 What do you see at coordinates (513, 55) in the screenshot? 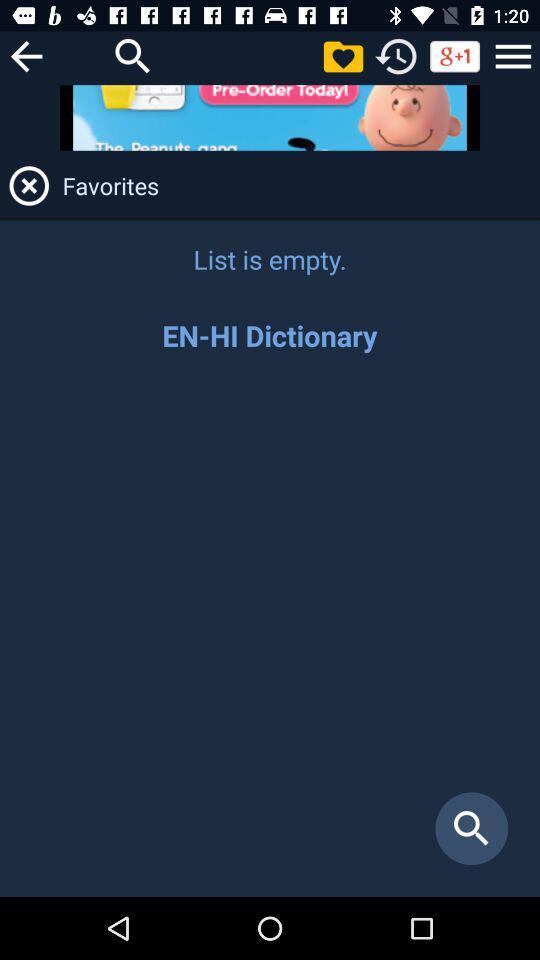
I see `the menu icon` at bounding box center [513, 55].